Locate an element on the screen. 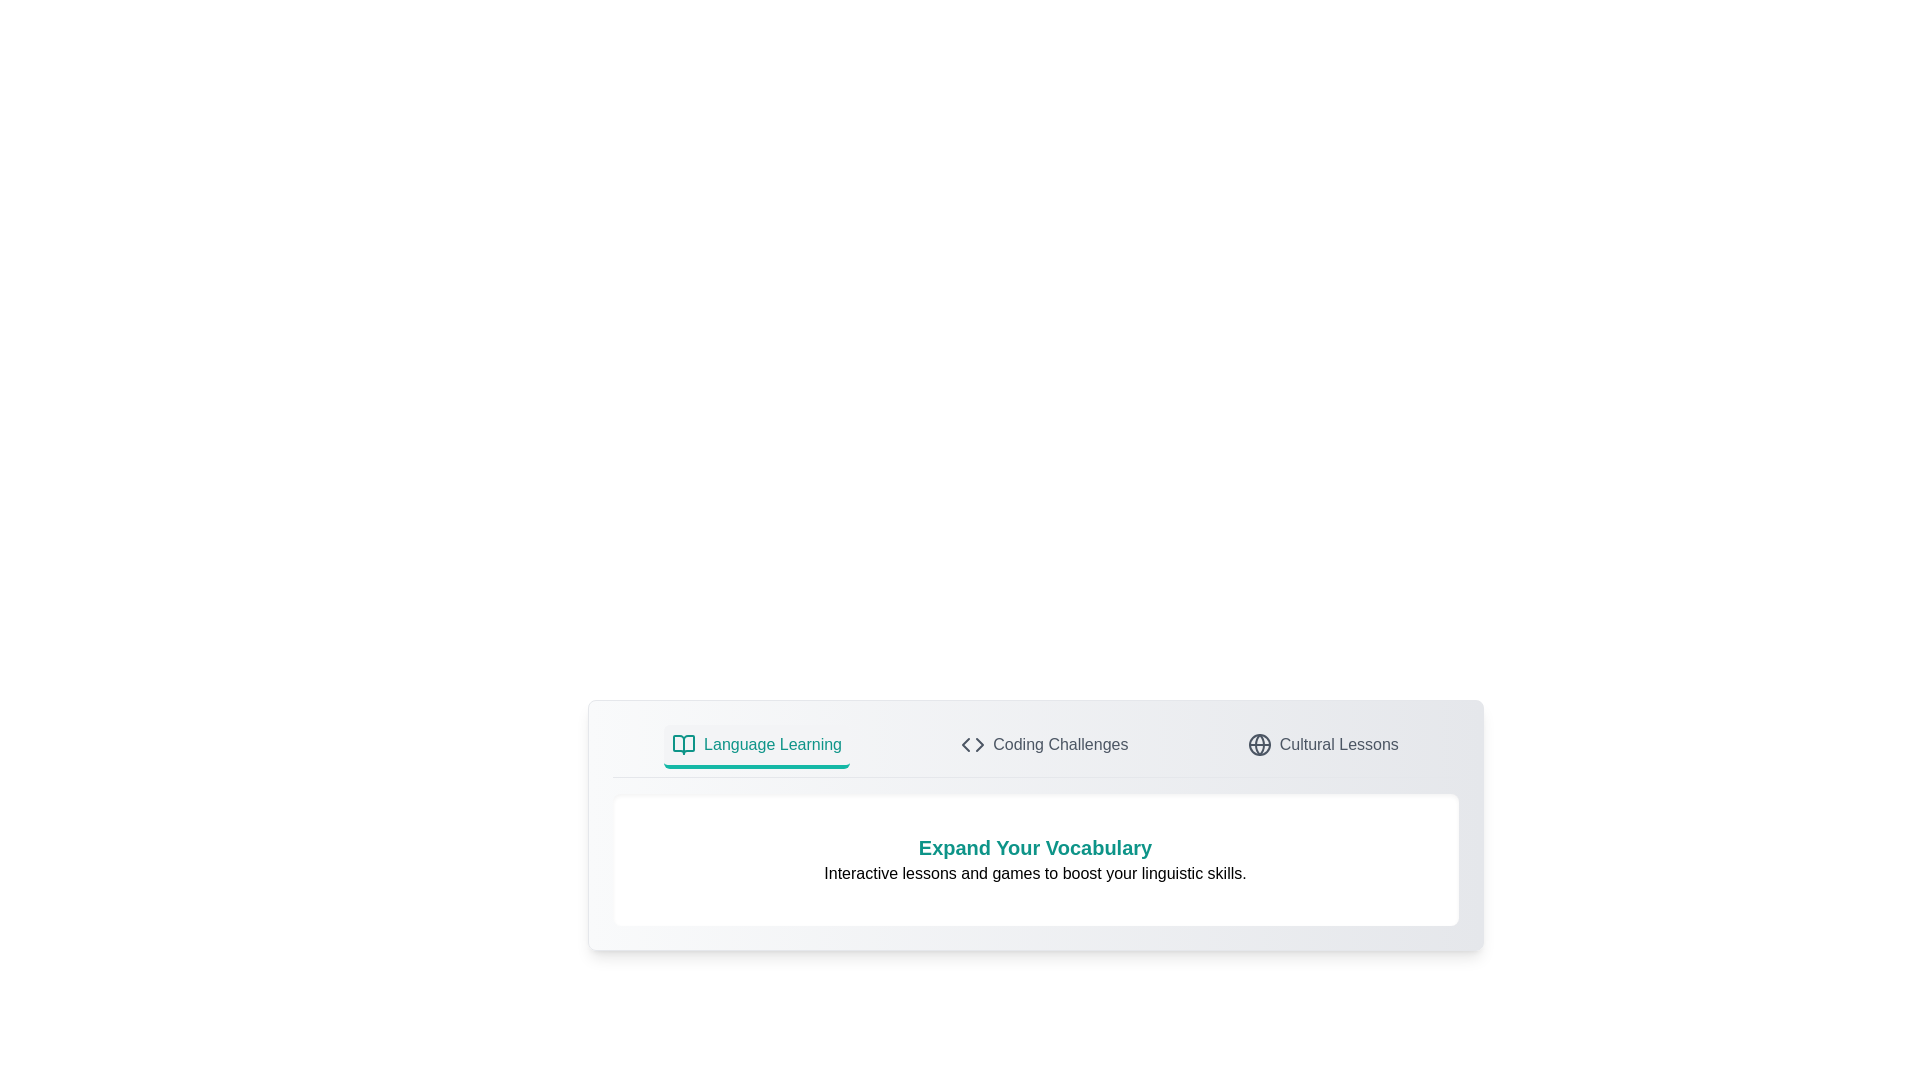 Image resolution: width=1920 pixels, height=1080 pixels. the tab labeled 'Cultural Lessons' to preview its label or icon is located at coordinates (1323, 747).